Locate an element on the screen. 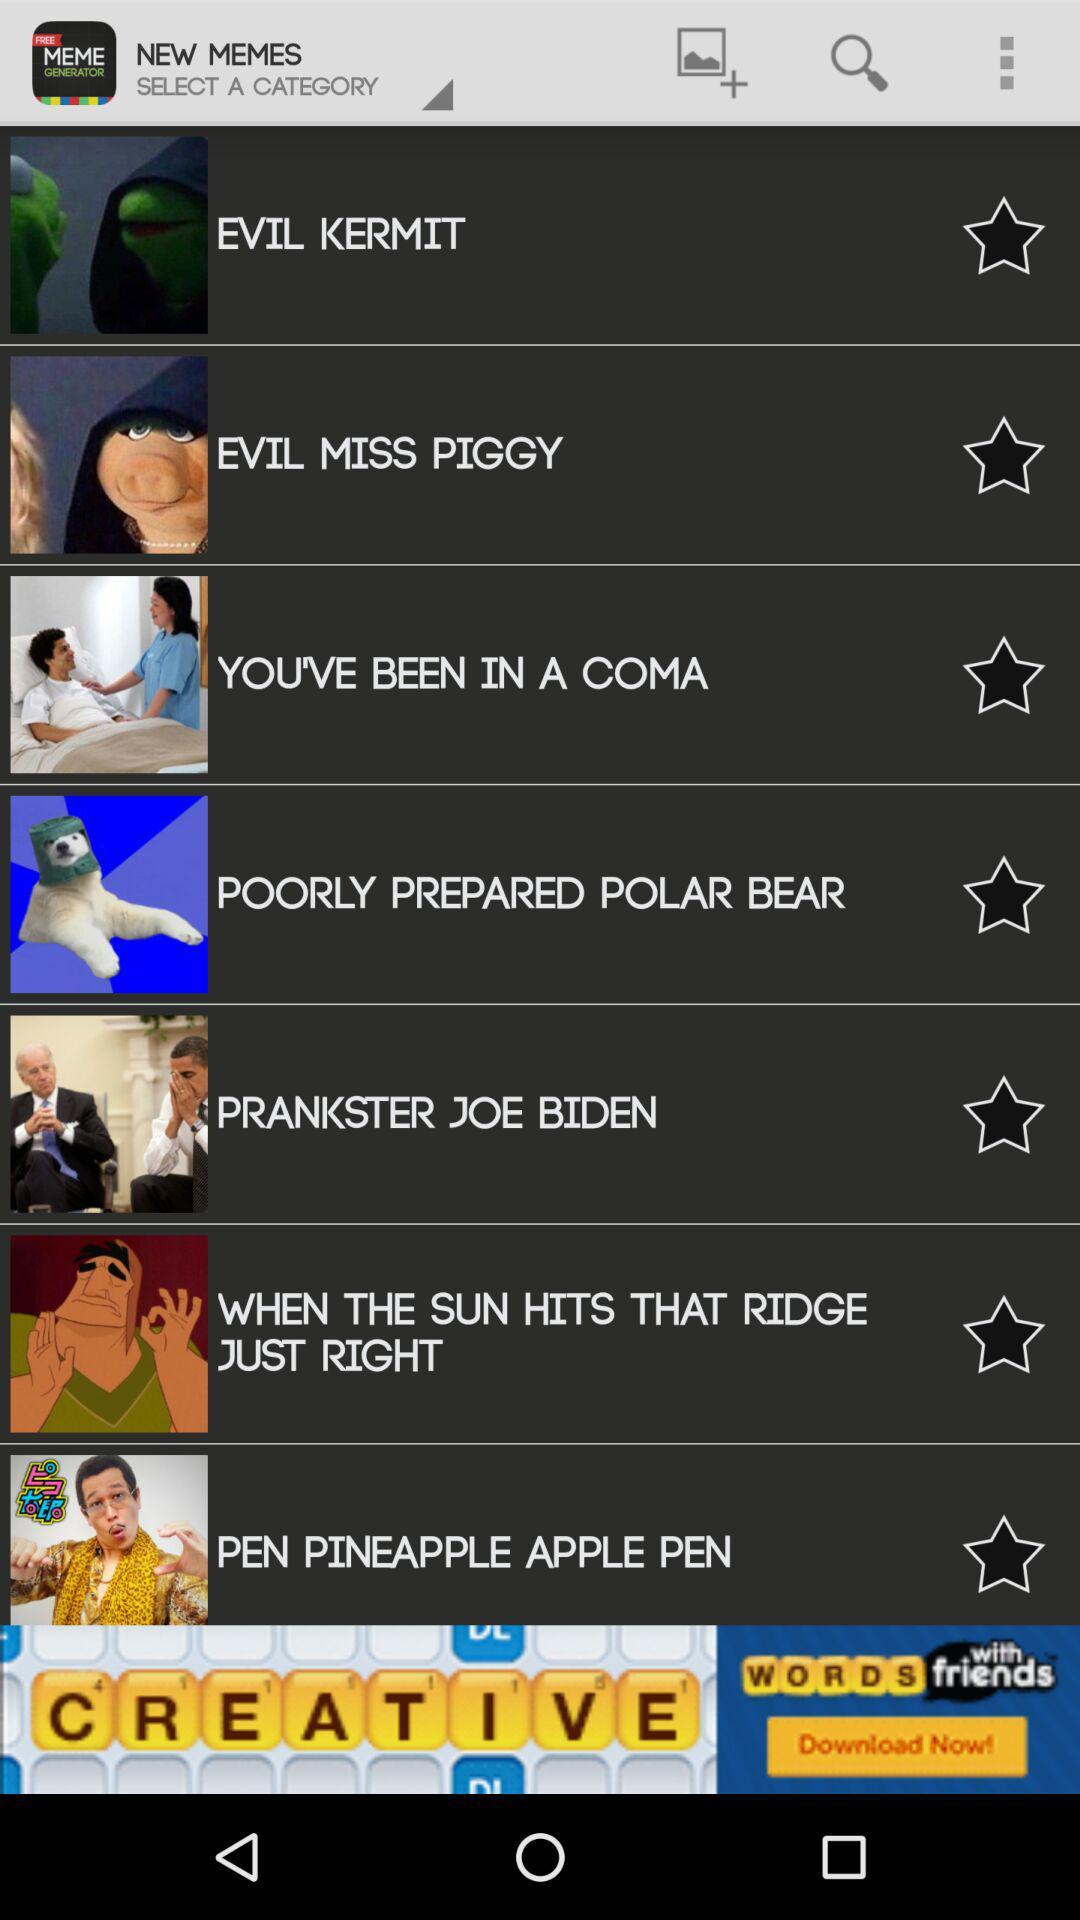 The width and height of the screenshot is (1080, 1920). to favorite is located at coordinates (1003, 1333).